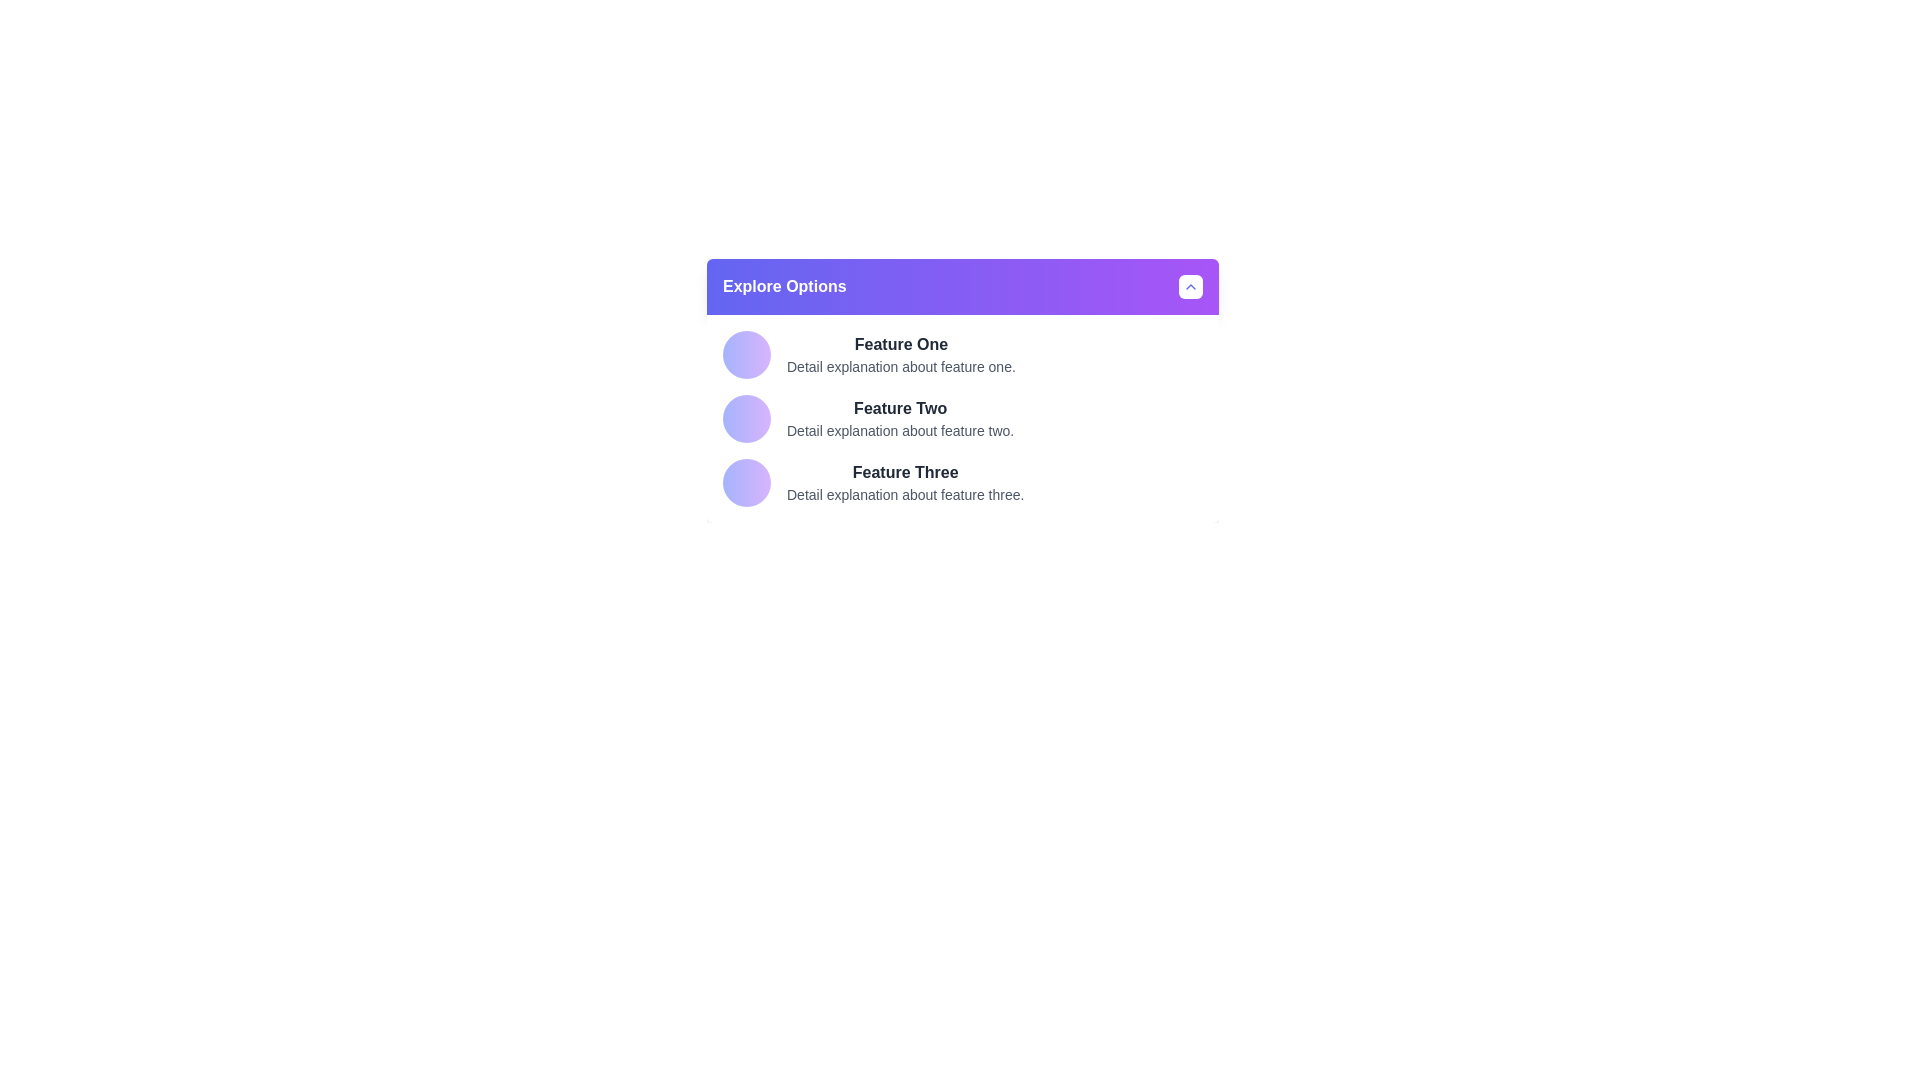 This screenshot has width=1920, height=1080. Describe the element at coordinates (899, 430) in the screenshot. I see `the text label reading 'Detail explanation about feature two.' which is styled in a smaller font size with a light gray color and located beneath the title 'Feature Two'` at that location.